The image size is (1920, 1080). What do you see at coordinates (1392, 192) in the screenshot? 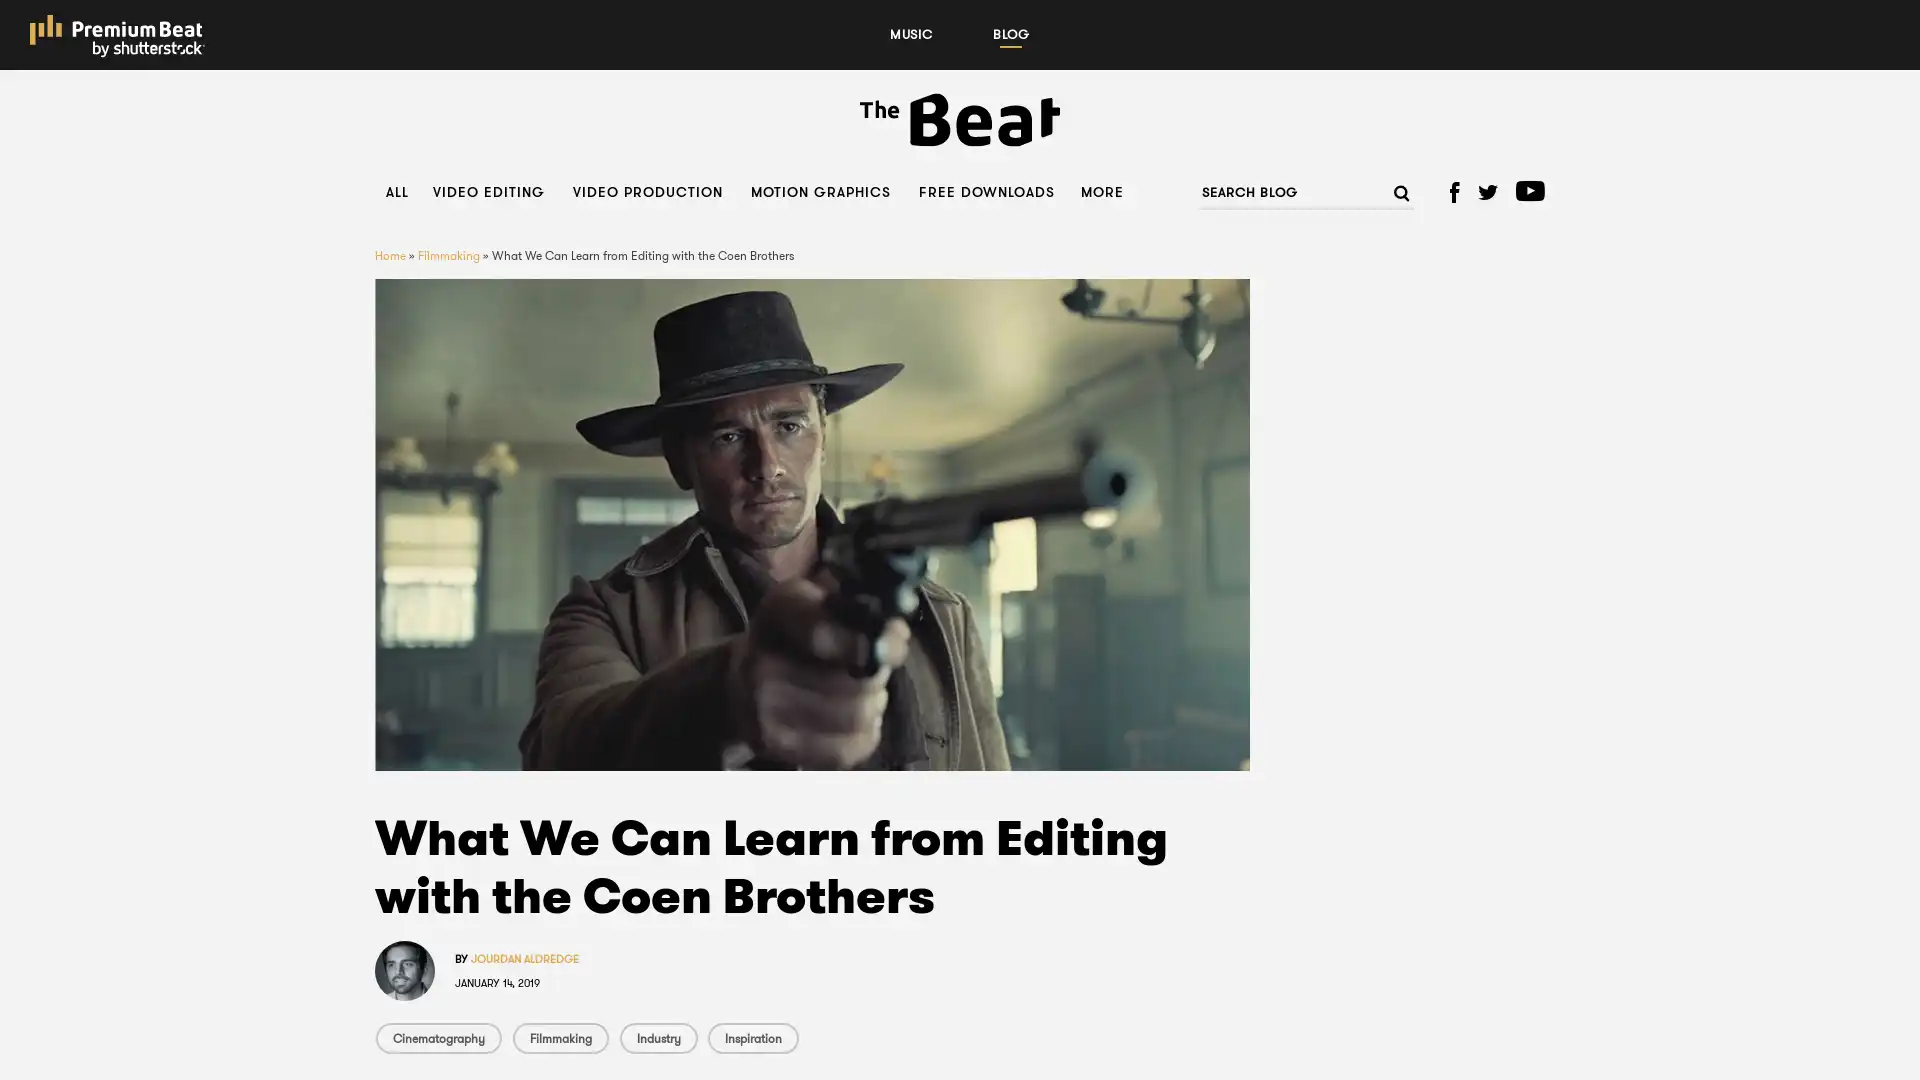
I see `Search` at bounding box center [1392, 192].